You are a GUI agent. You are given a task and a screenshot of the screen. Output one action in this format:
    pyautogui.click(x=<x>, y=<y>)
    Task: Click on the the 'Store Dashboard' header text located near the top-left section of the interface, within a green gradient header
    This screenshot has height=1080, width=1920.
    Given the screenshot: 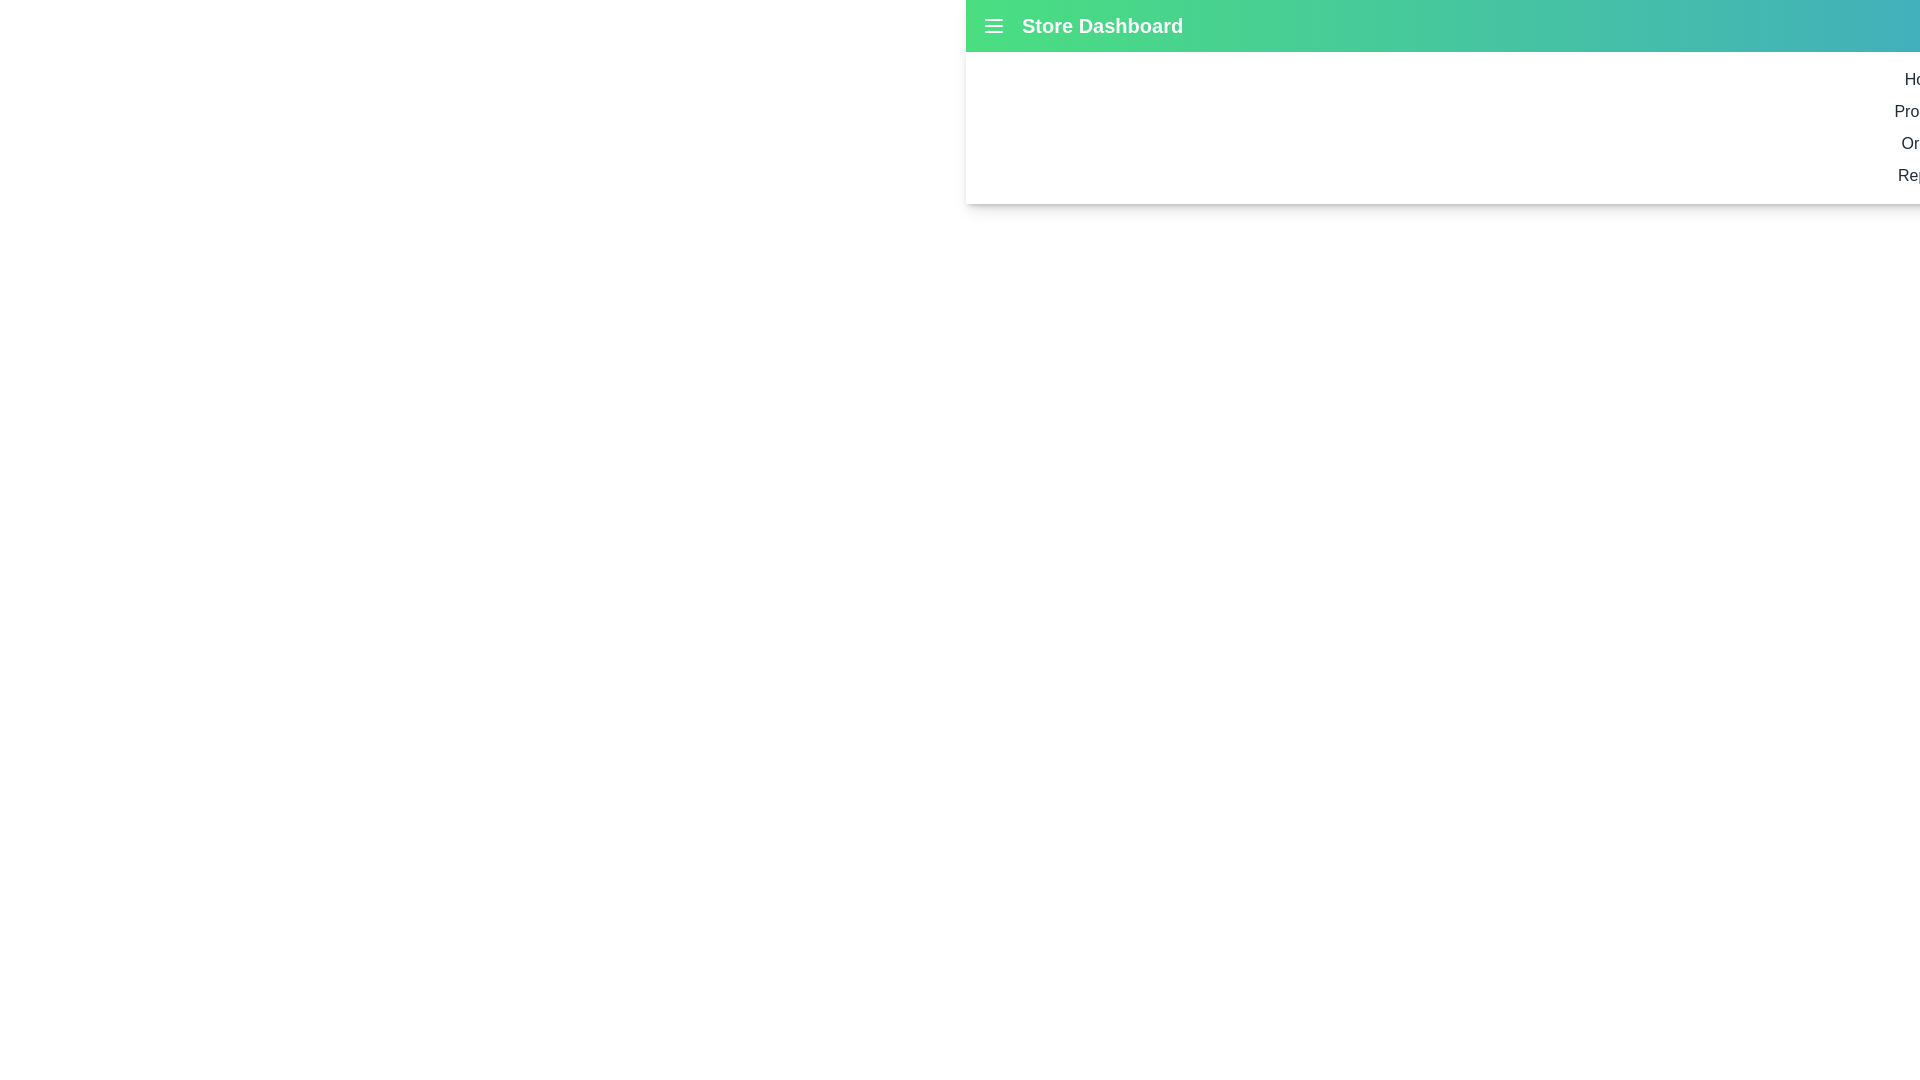 What is the action you would take?
    pyautogui.click(x=1101, y=26)
    